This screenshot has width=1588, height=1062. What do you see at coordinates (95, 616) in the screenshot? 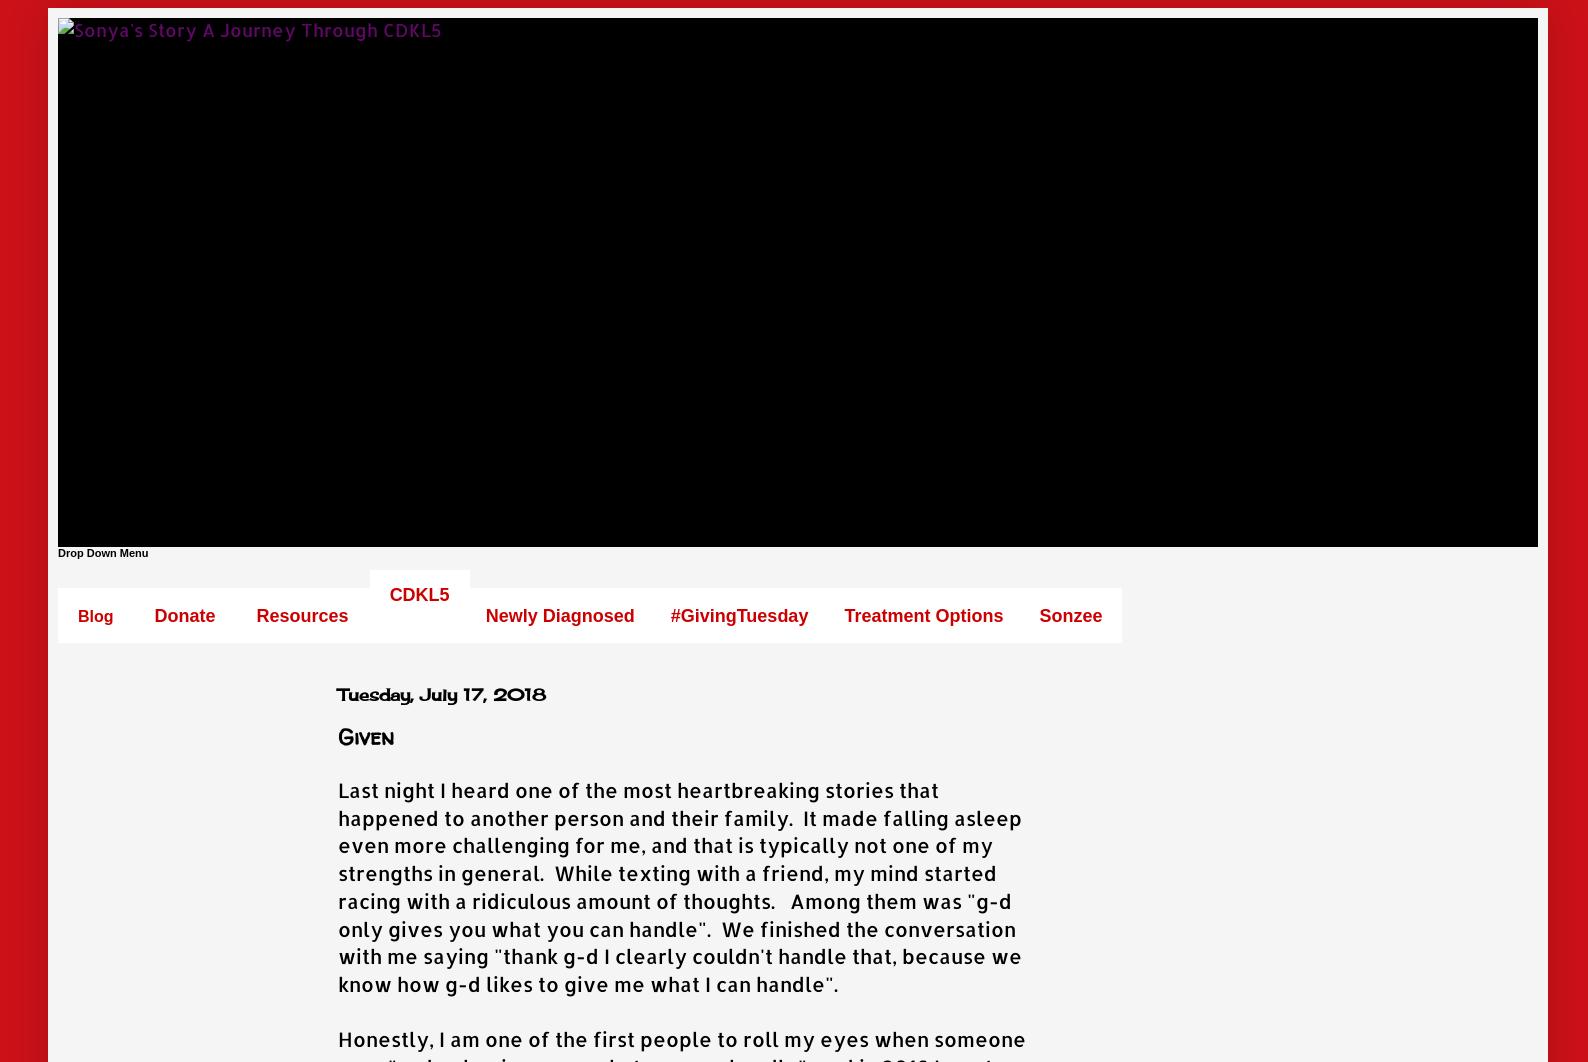
I see `'Blog'` at bounding box center [95, 616].